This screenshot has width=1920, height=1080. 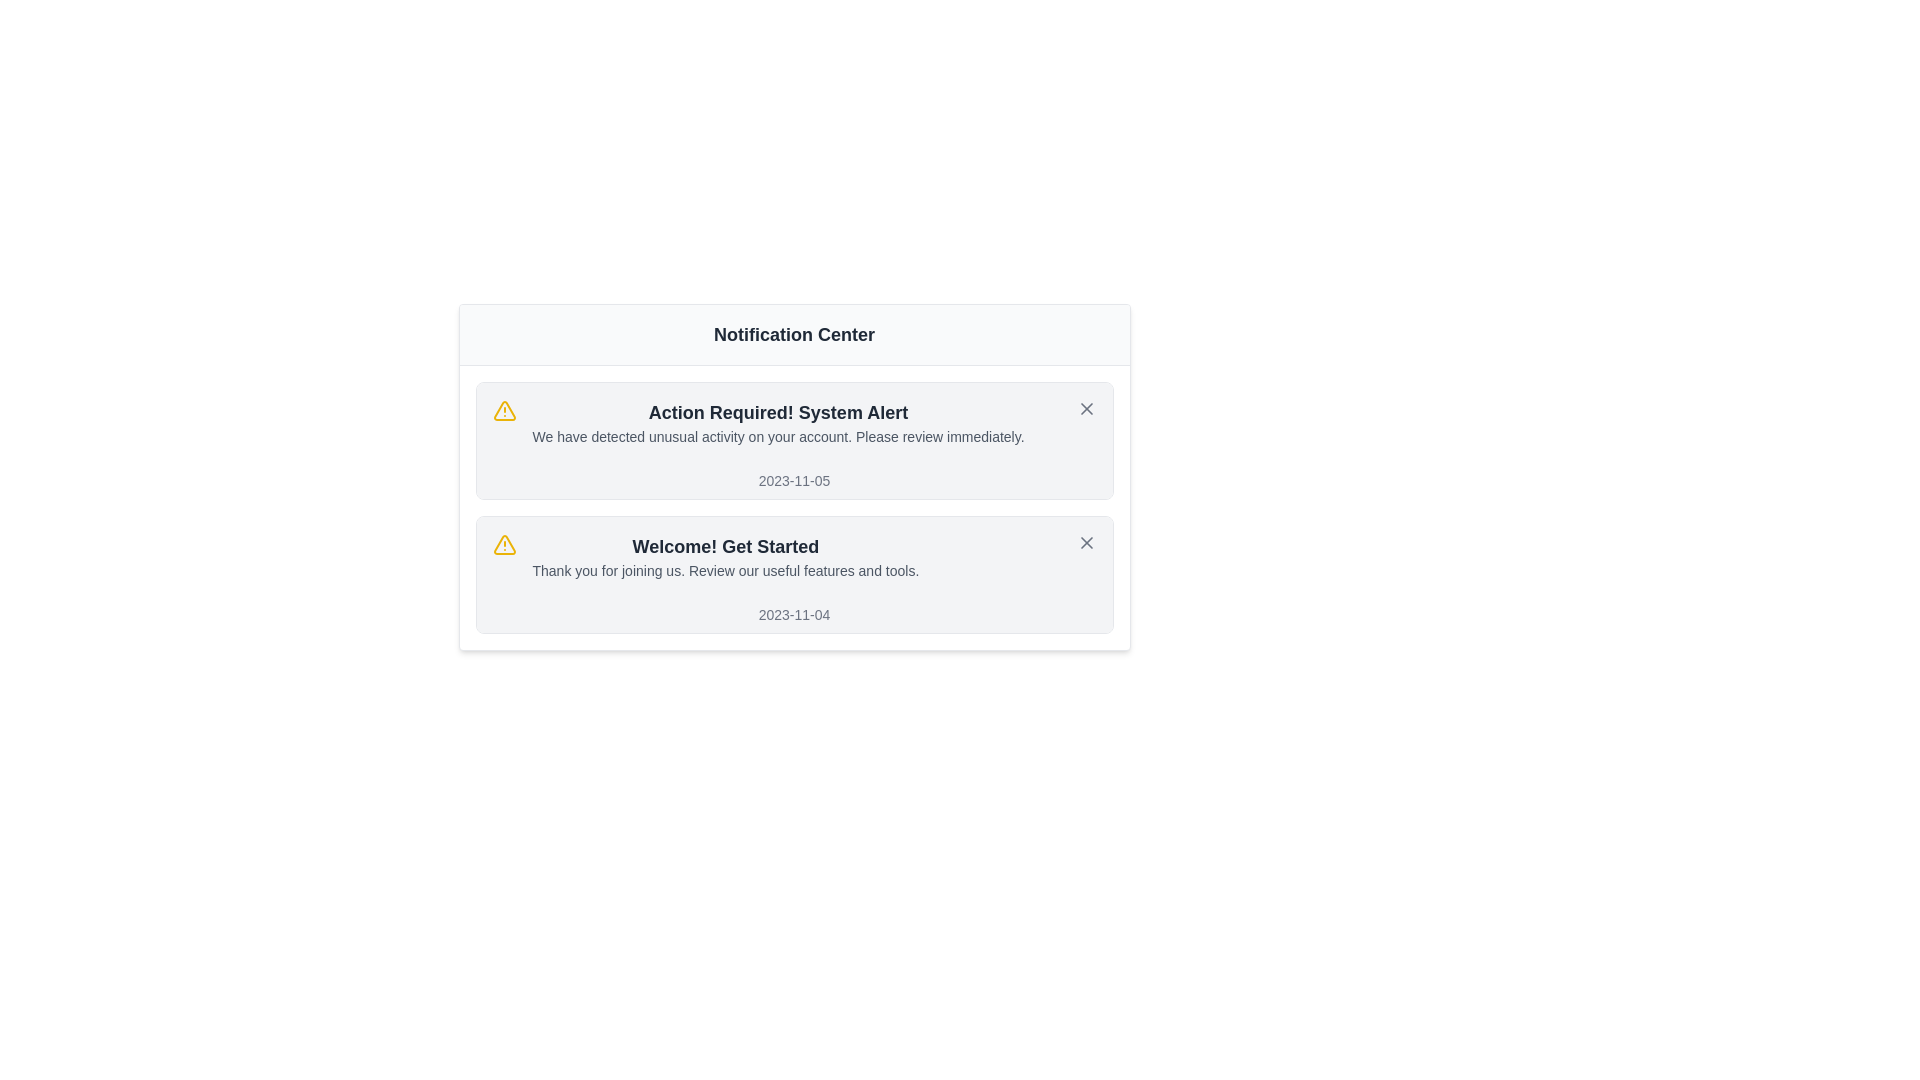 What do you see at coordinates (1085, 407) in the screenshot?
I see `the close button styled with an 'X' icon located at the top-right corner of the notification panel titled 'Action Required! System Alert' for tooltip or highlighting effects` at bounding box center [1085, 407].